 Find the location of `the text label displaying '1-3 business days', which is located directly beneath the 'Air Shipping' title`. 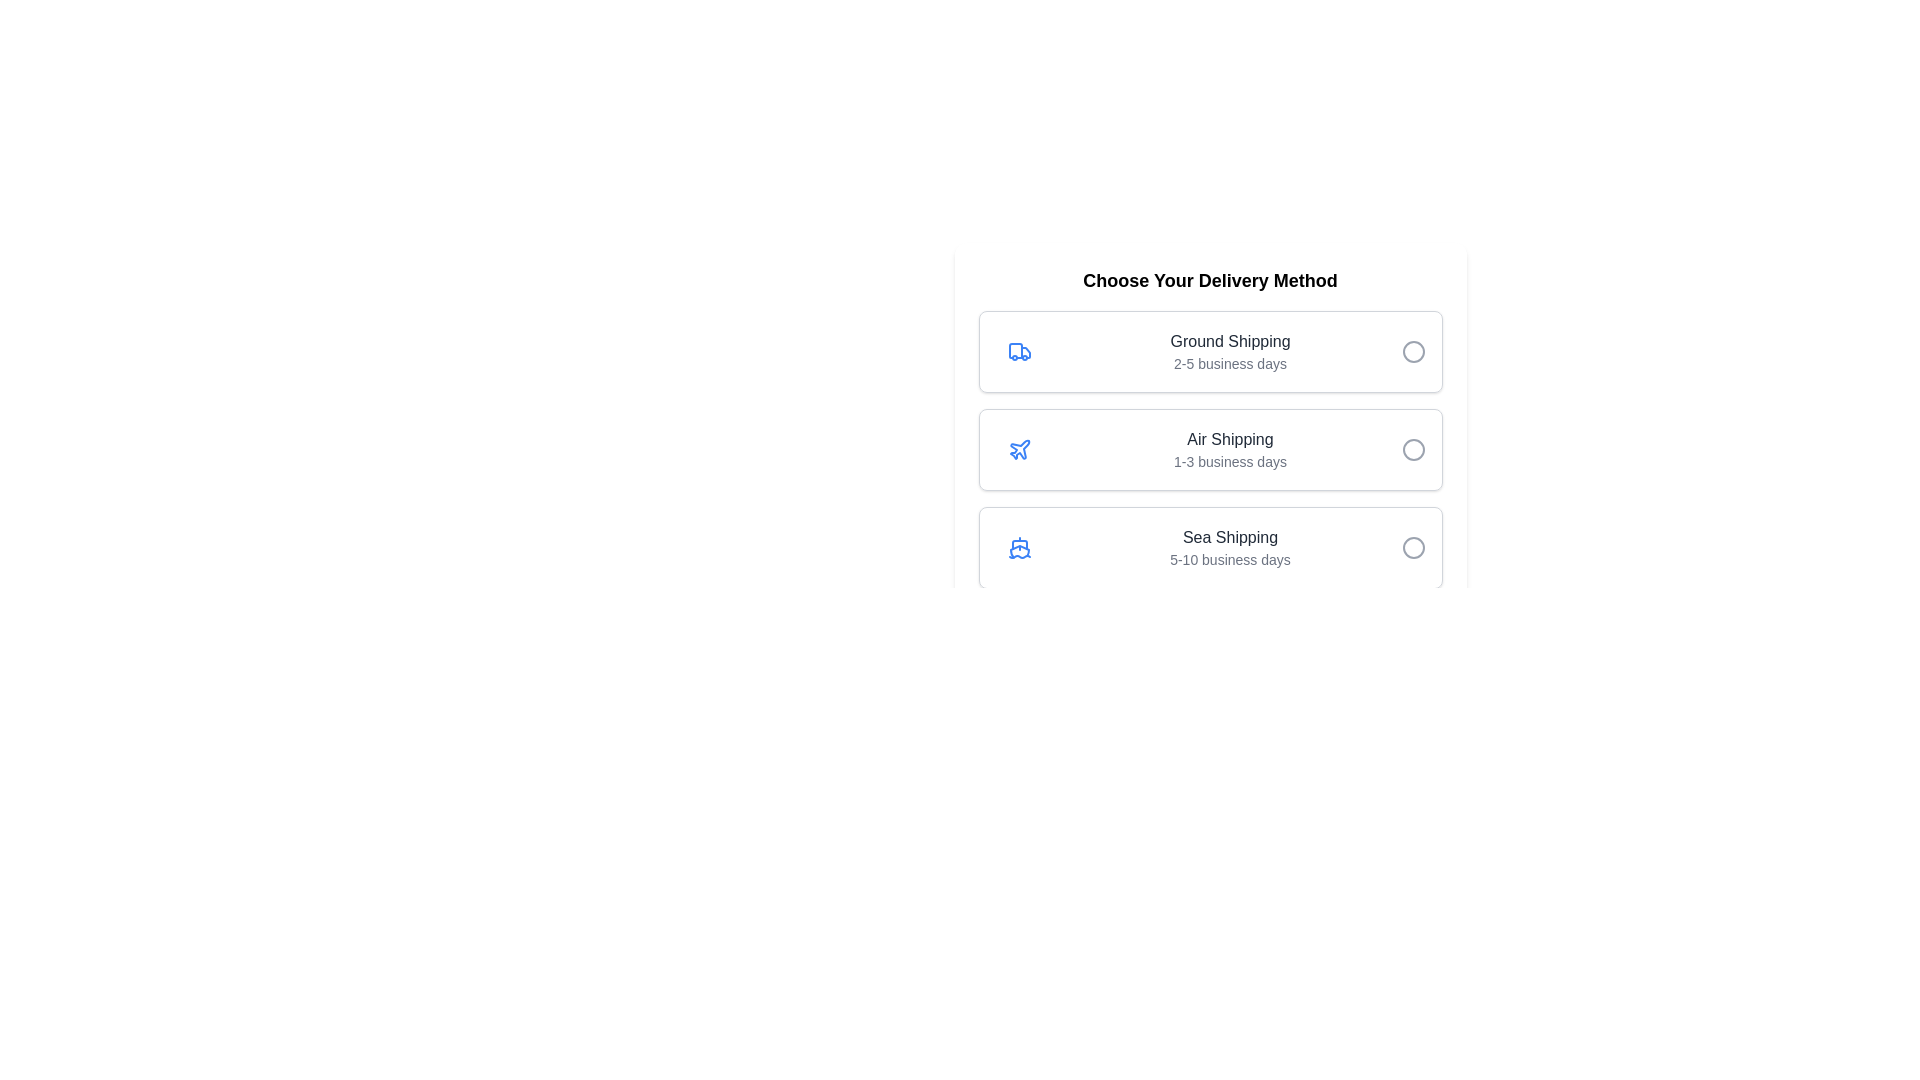

the text label displaying '1-3 business days', which is located directly beneath the 'Air Shipping' title is located at coordinates (1229, 462).